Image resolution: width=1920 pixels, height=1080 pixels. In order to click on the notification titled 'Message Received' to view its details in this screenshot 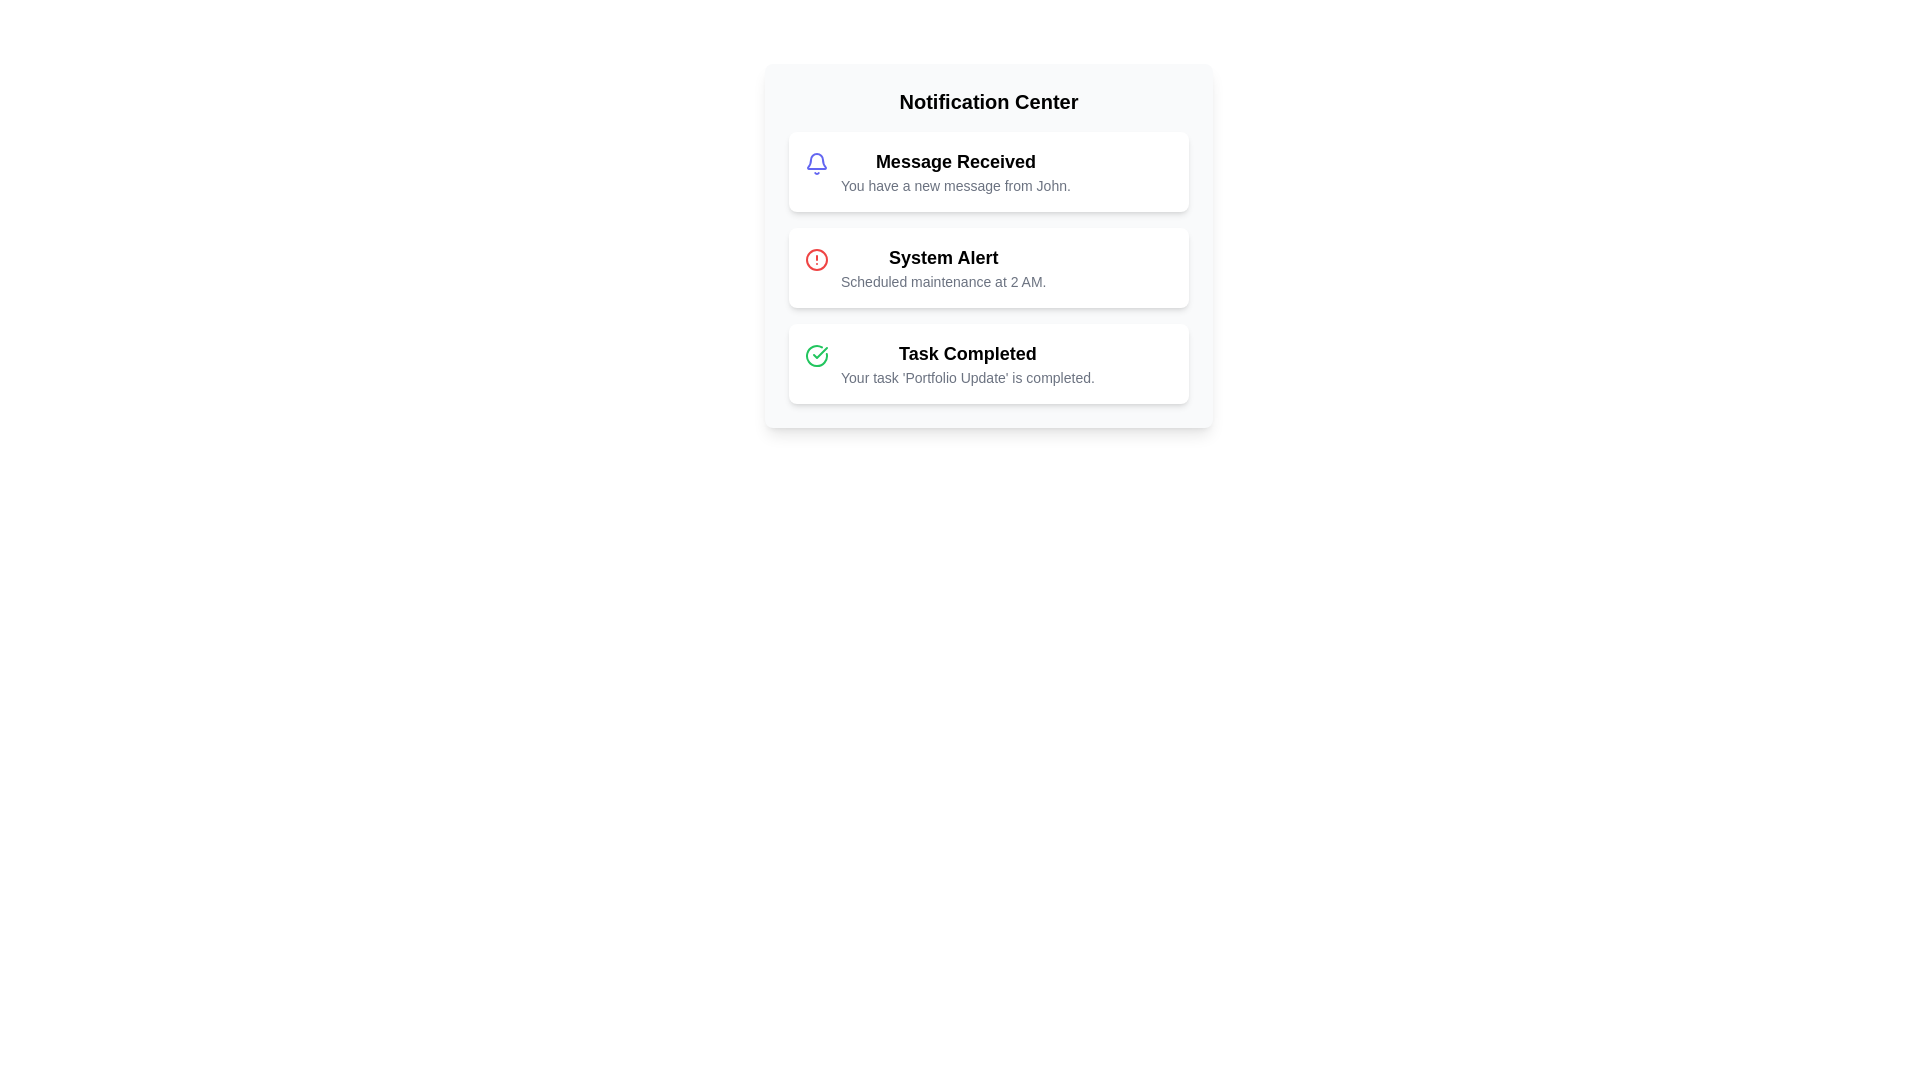, I will do `click(988, 171)`.